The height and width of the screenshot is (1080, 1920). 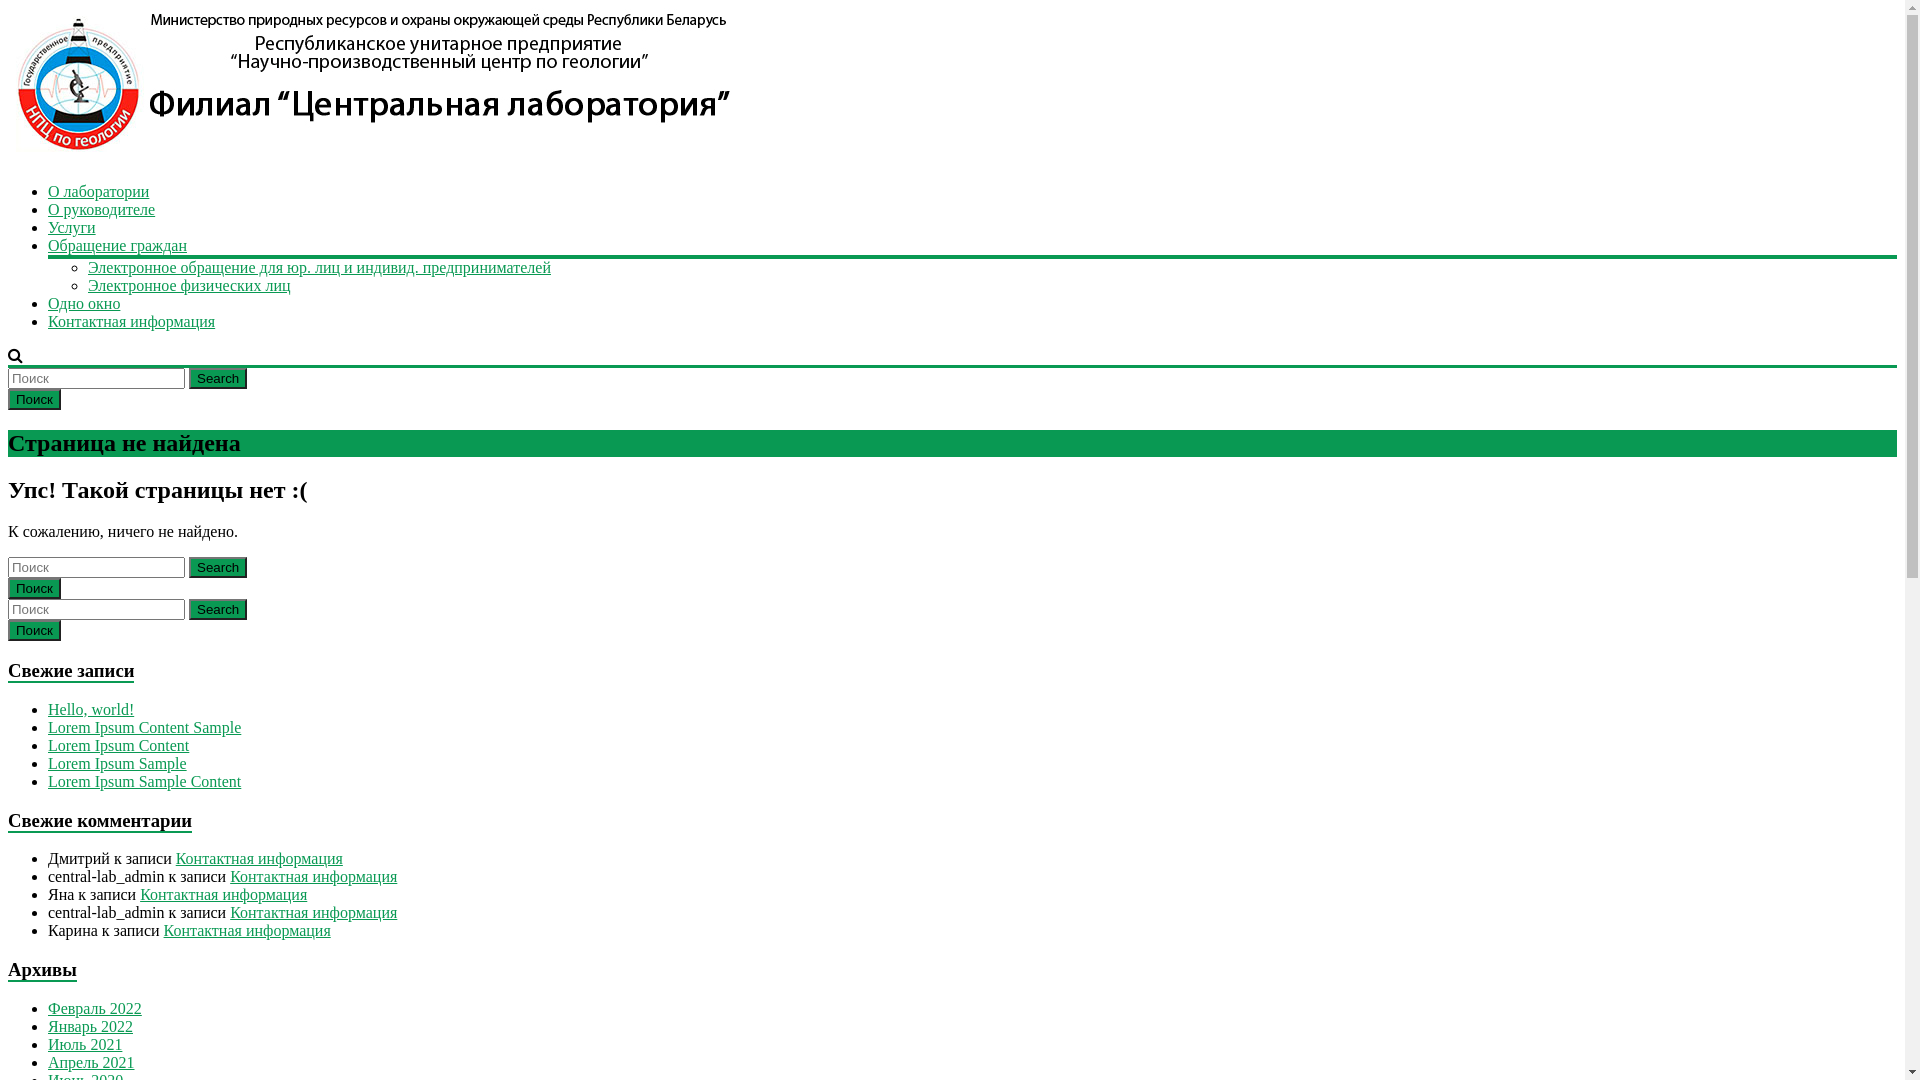 I want to click on 'Lorem Ipsum Sample', so click(x=116, y=763).